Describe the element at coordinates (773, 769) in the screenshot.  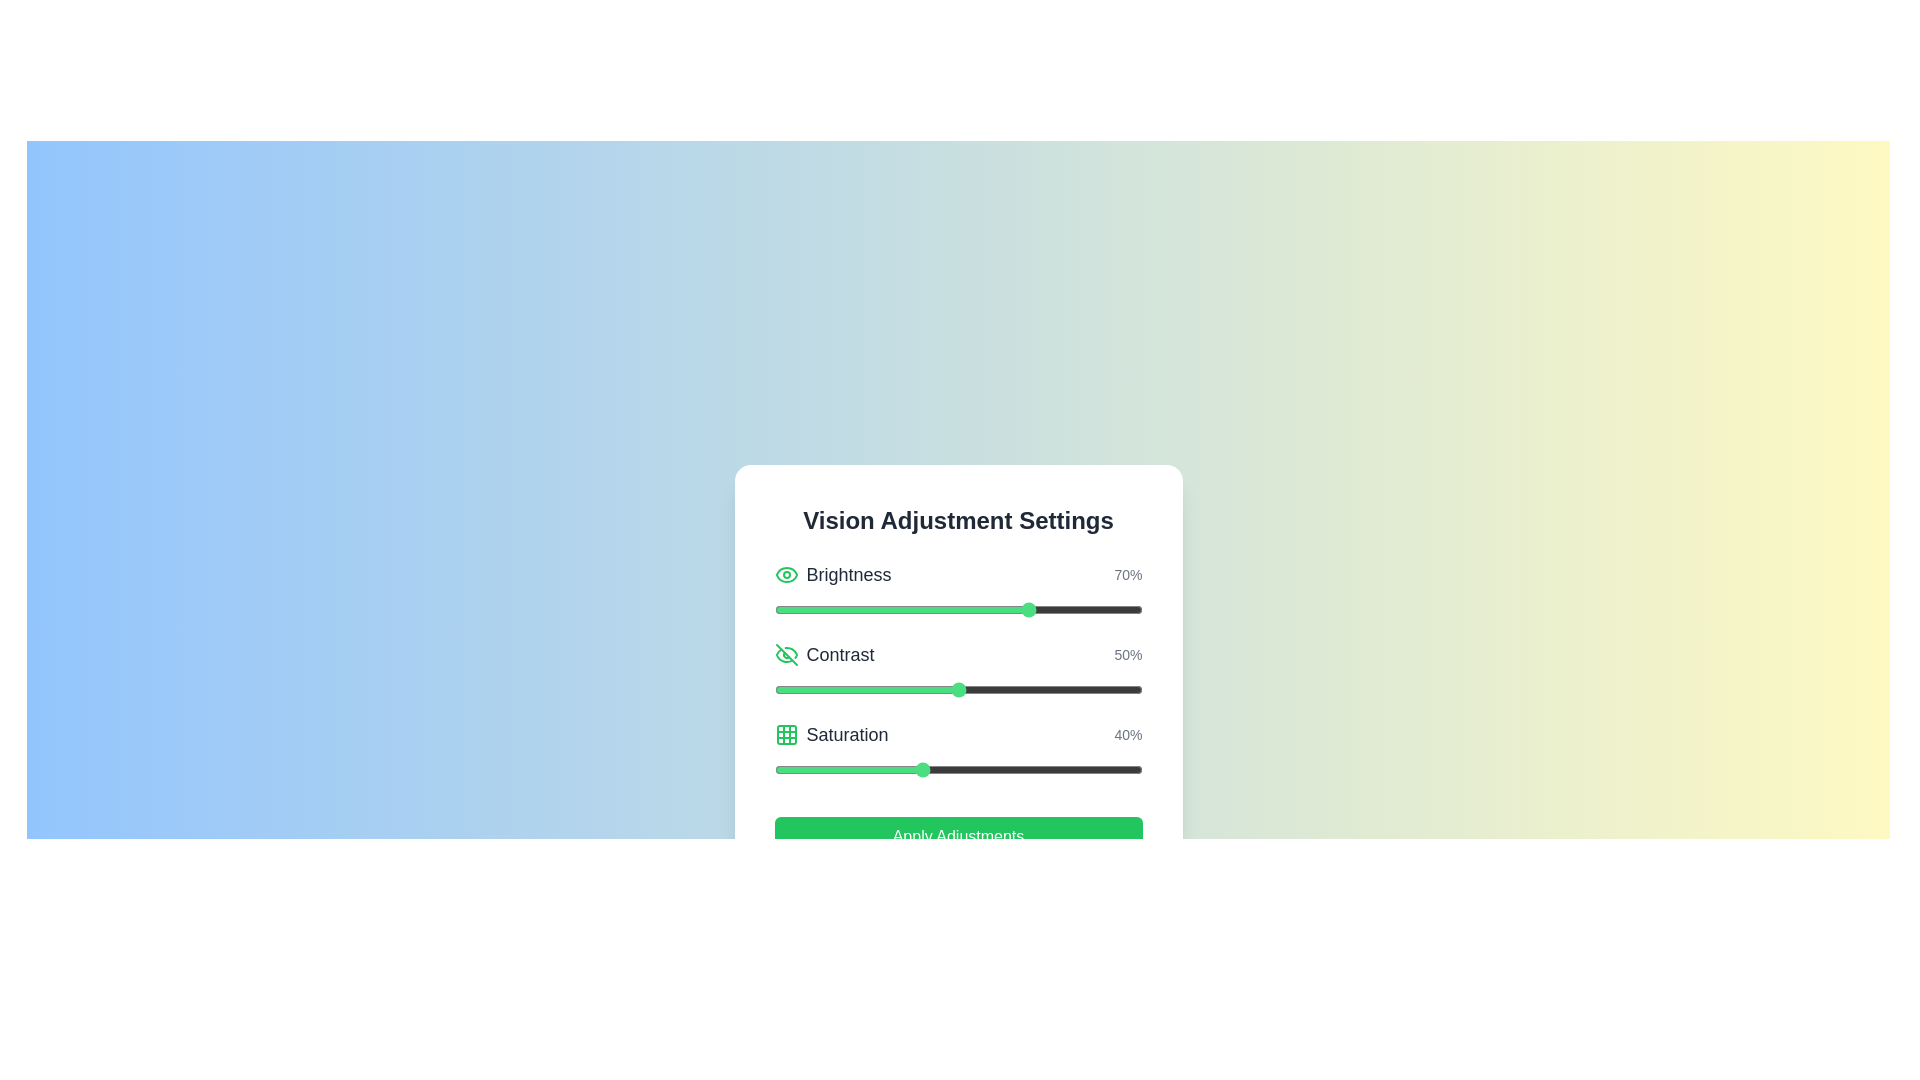
I see `the saturation slider to set the saturation level to 0%` at that location.